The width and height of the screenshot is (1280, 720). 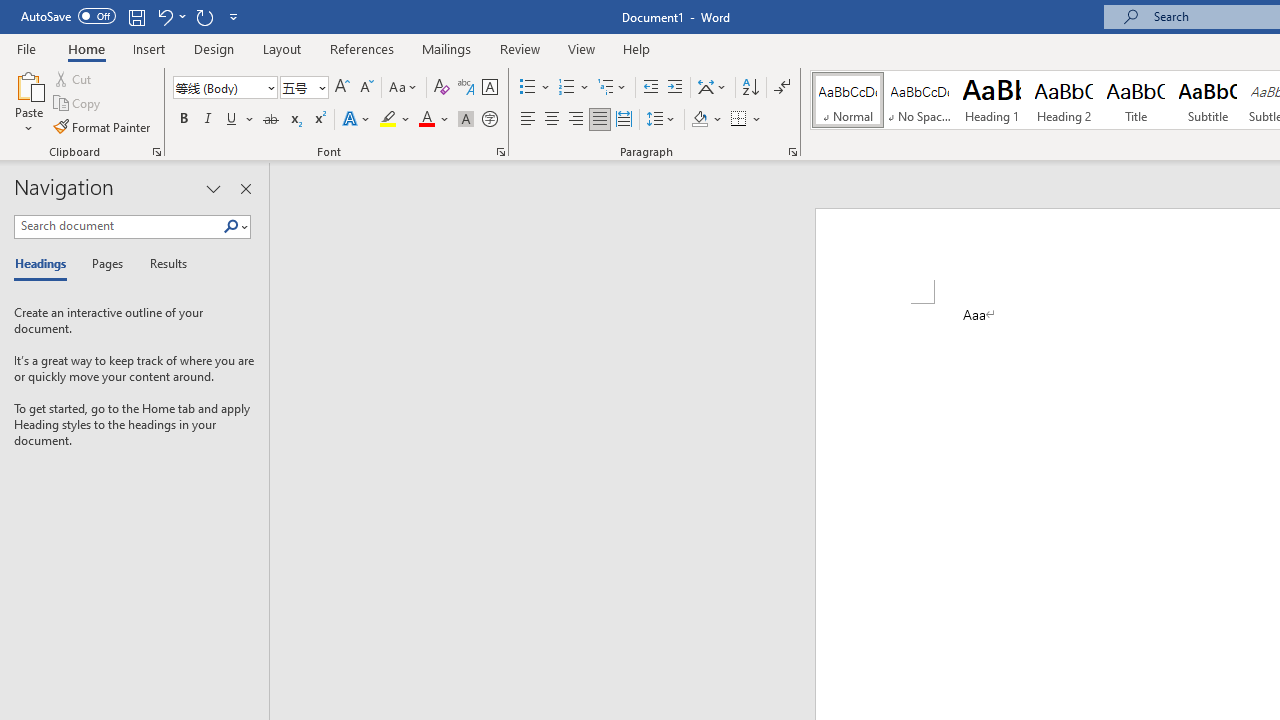 I want to click on 'Title', so click(x=1136, y=100).